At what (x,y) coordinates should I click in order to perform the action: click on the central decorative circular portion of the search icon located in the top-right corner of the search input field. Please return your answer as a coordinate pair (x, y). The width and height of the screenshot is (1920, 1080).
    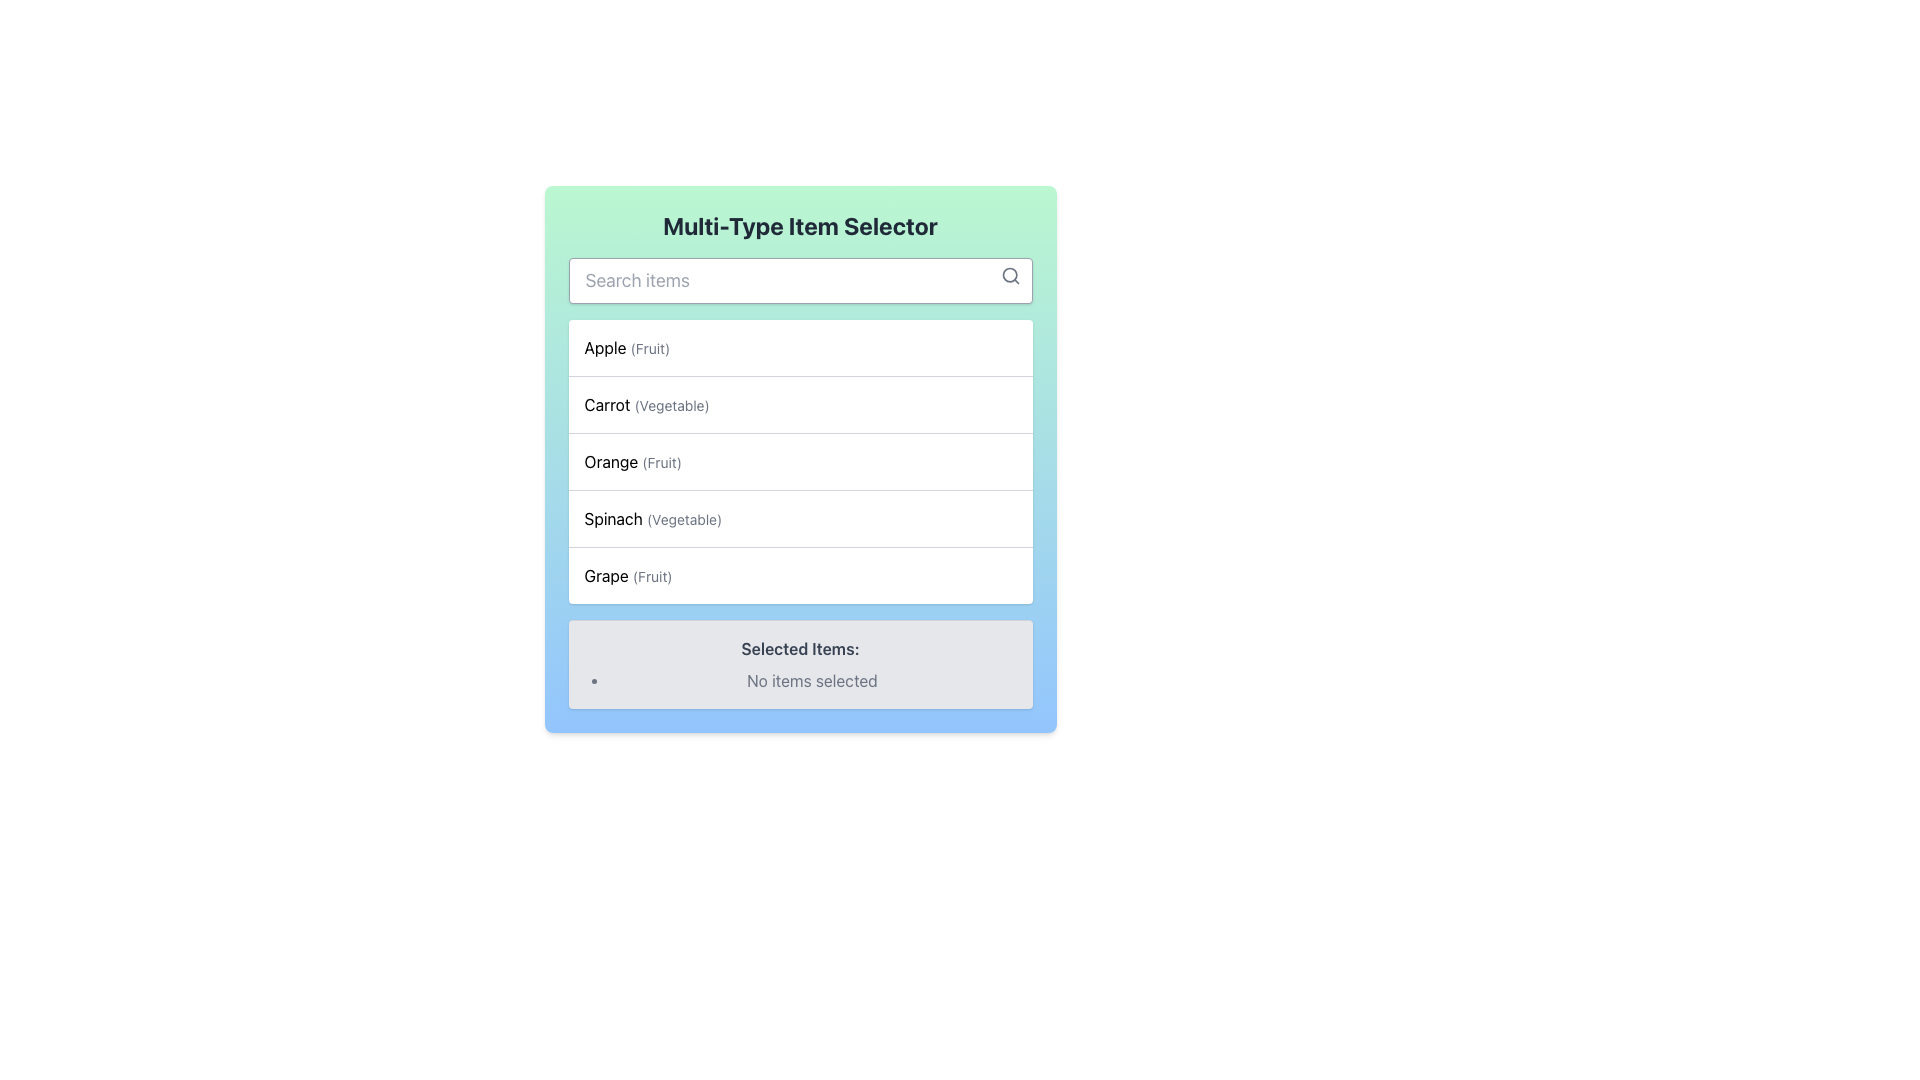
    Looking at the image, I should click on (1009, 275).